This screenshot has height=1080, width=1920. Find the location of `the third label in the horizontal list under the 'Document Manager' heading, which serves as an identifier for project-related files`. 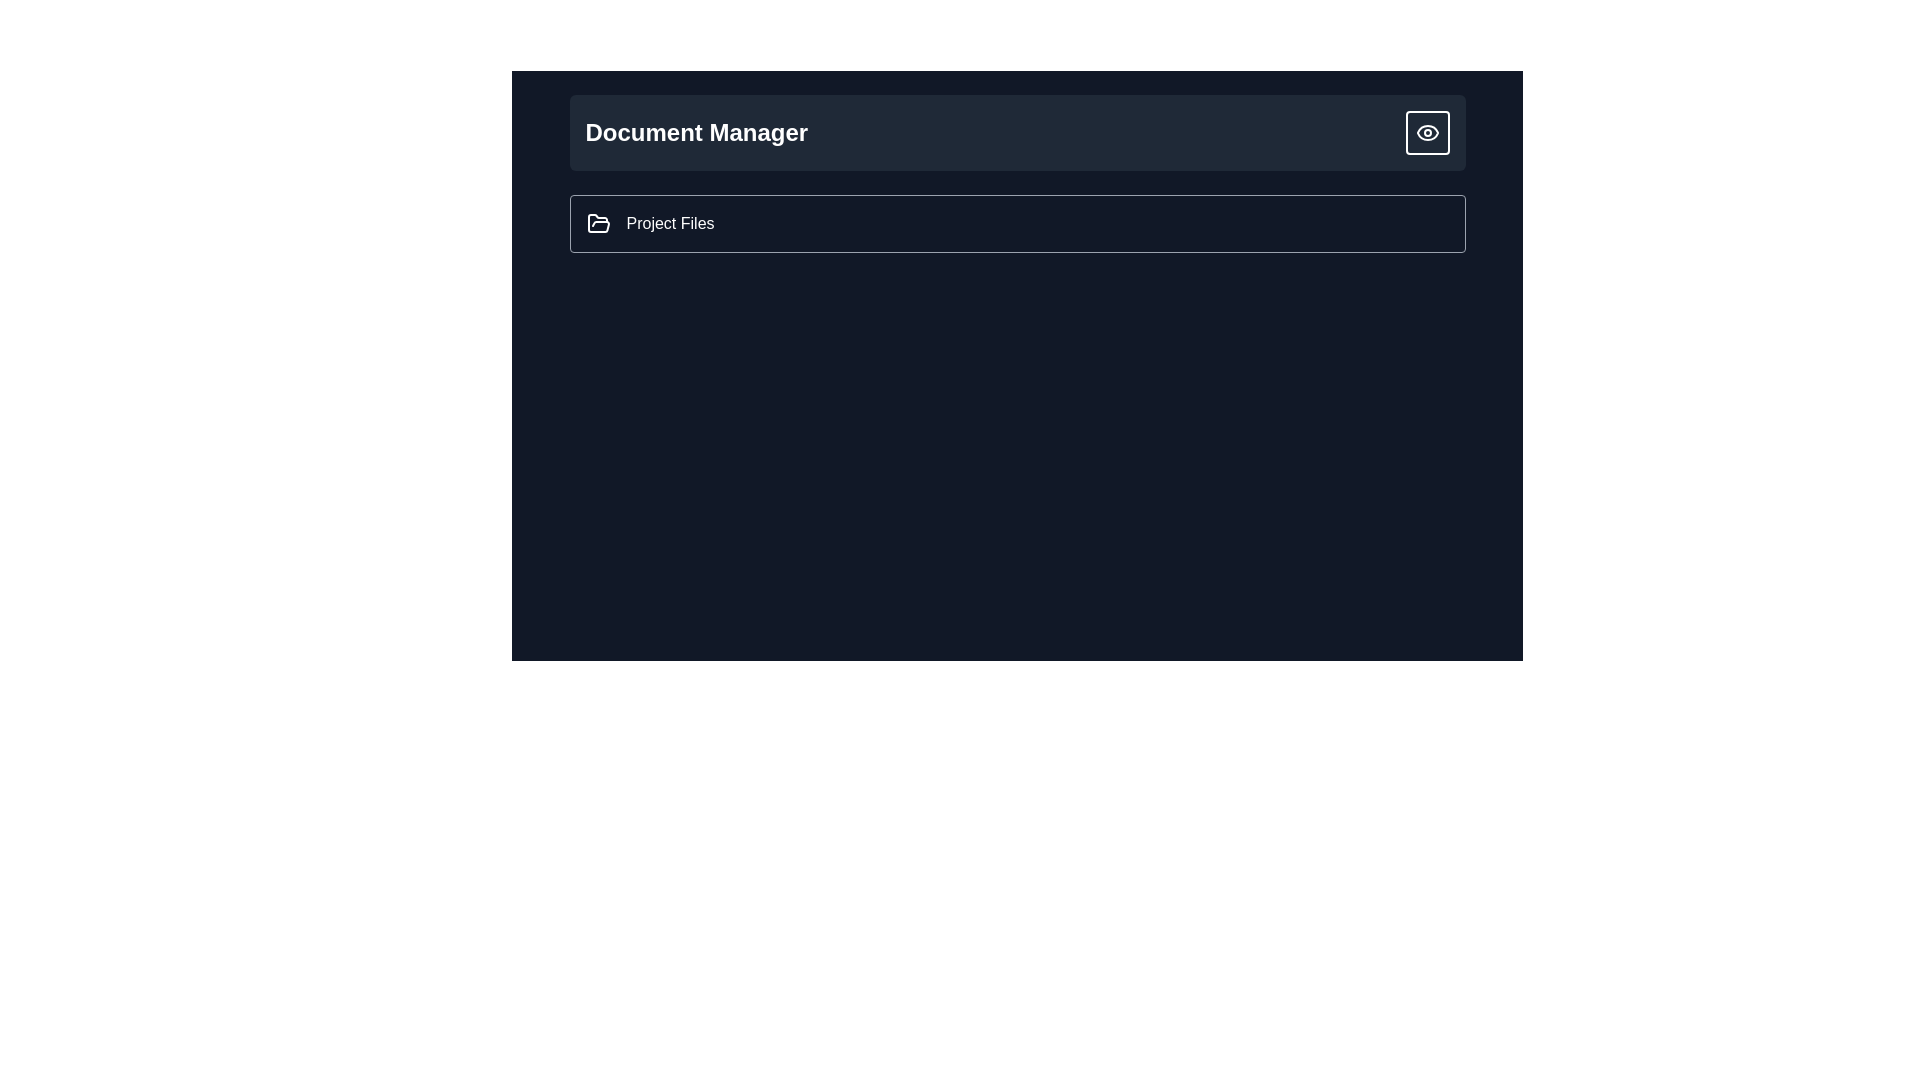

the third label in the horizontal list under the 'Document Manager' heading, which serves as an identifier for project-related files is located at coordinates (670, 223).